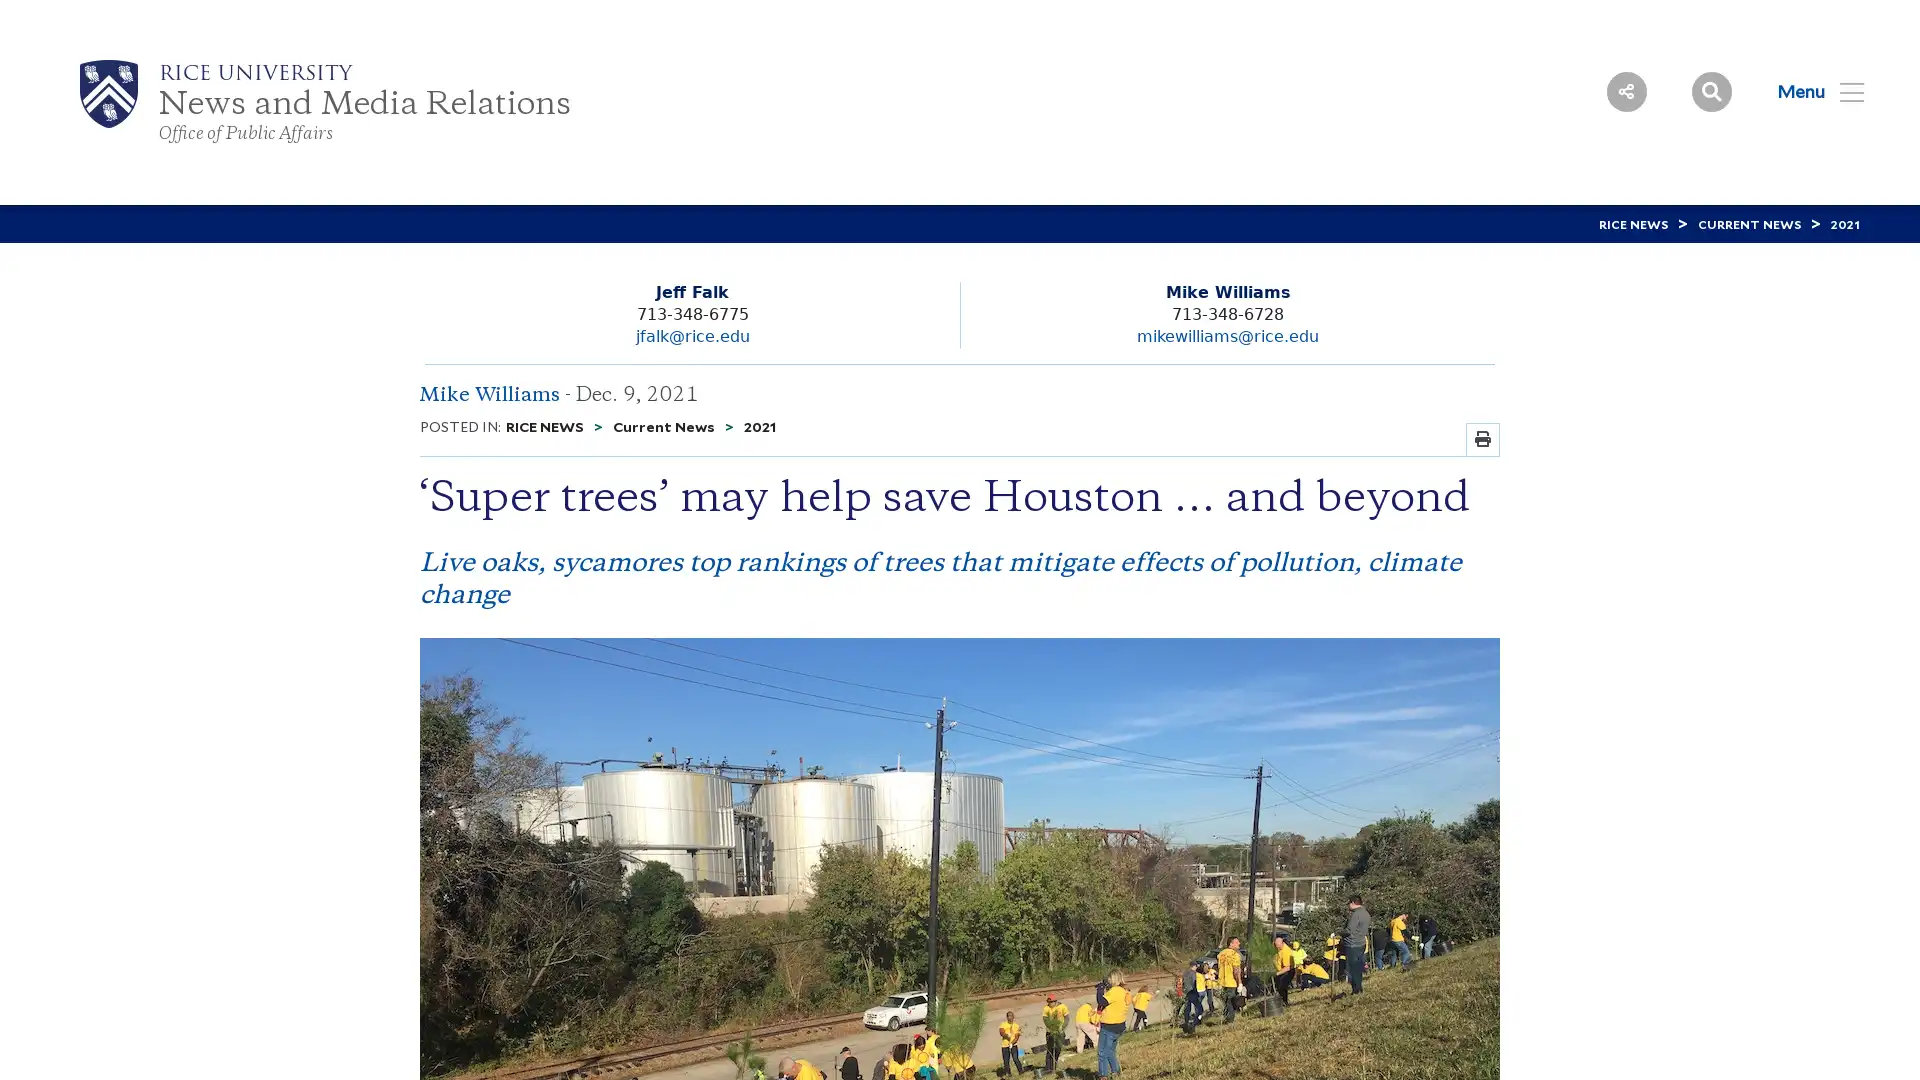 Image resolution: width=1920 pixels, height=1080 pixels. What do you see at coordinates (1808, 91) in the screenshot?
I see `Open Menu` at bounding box center [1808, 91].